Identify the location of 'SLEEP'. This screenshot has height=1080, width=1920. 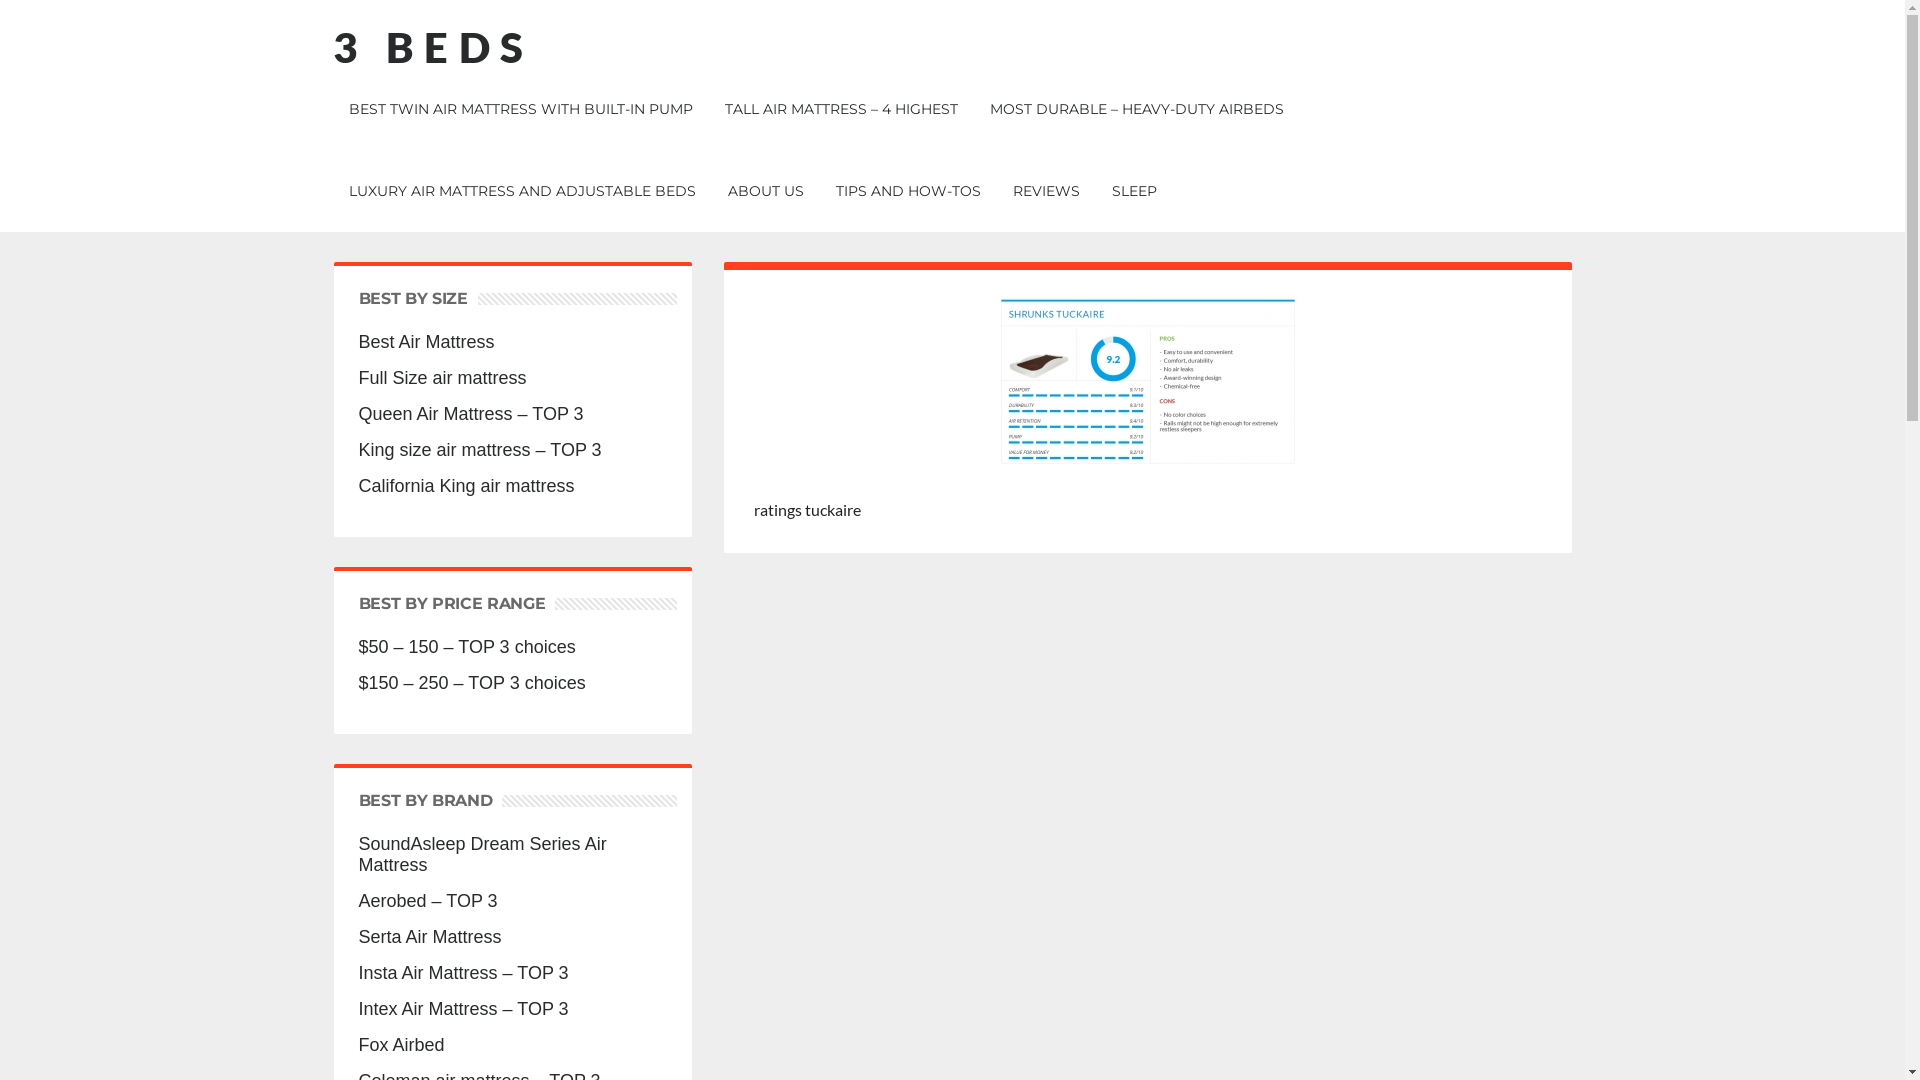
(1134, 191).